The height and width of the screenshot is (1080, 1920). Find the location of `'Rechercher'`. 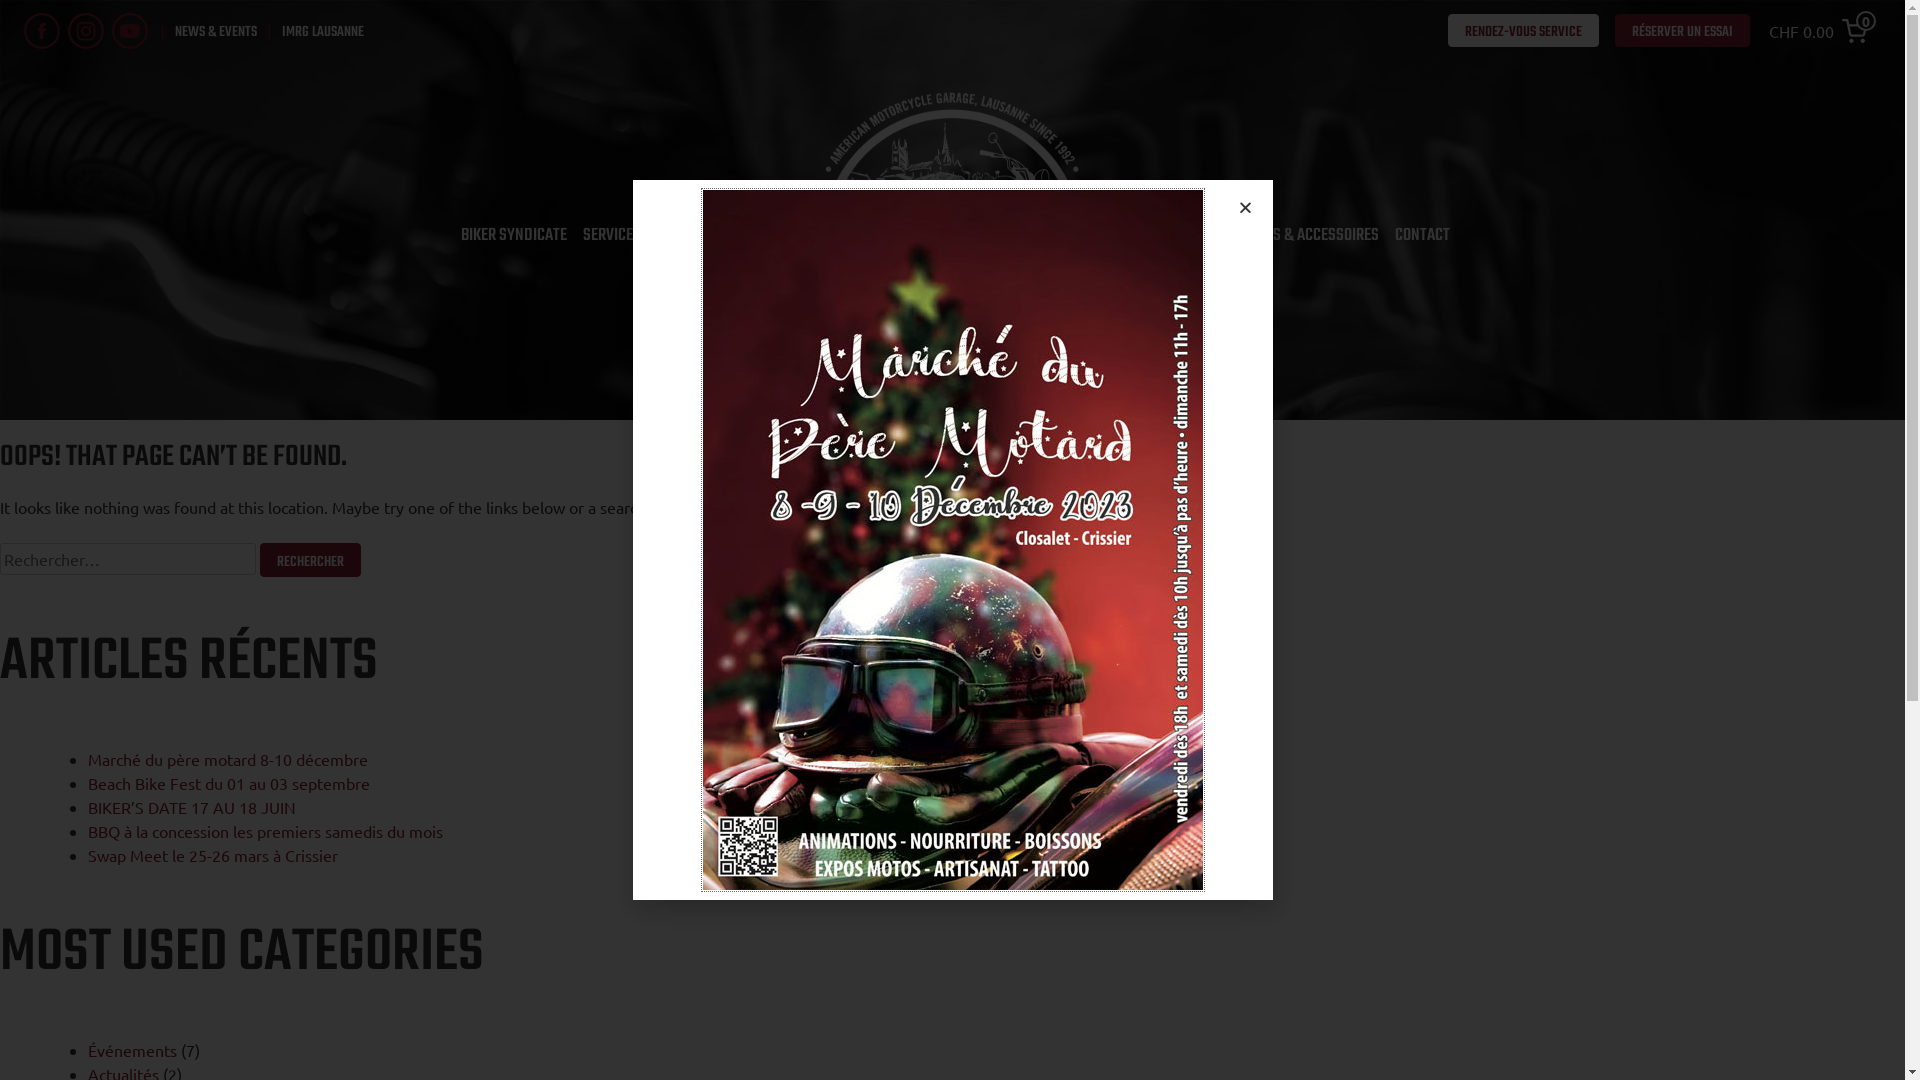

'Rechercher' is located at coordinates (309, 559).